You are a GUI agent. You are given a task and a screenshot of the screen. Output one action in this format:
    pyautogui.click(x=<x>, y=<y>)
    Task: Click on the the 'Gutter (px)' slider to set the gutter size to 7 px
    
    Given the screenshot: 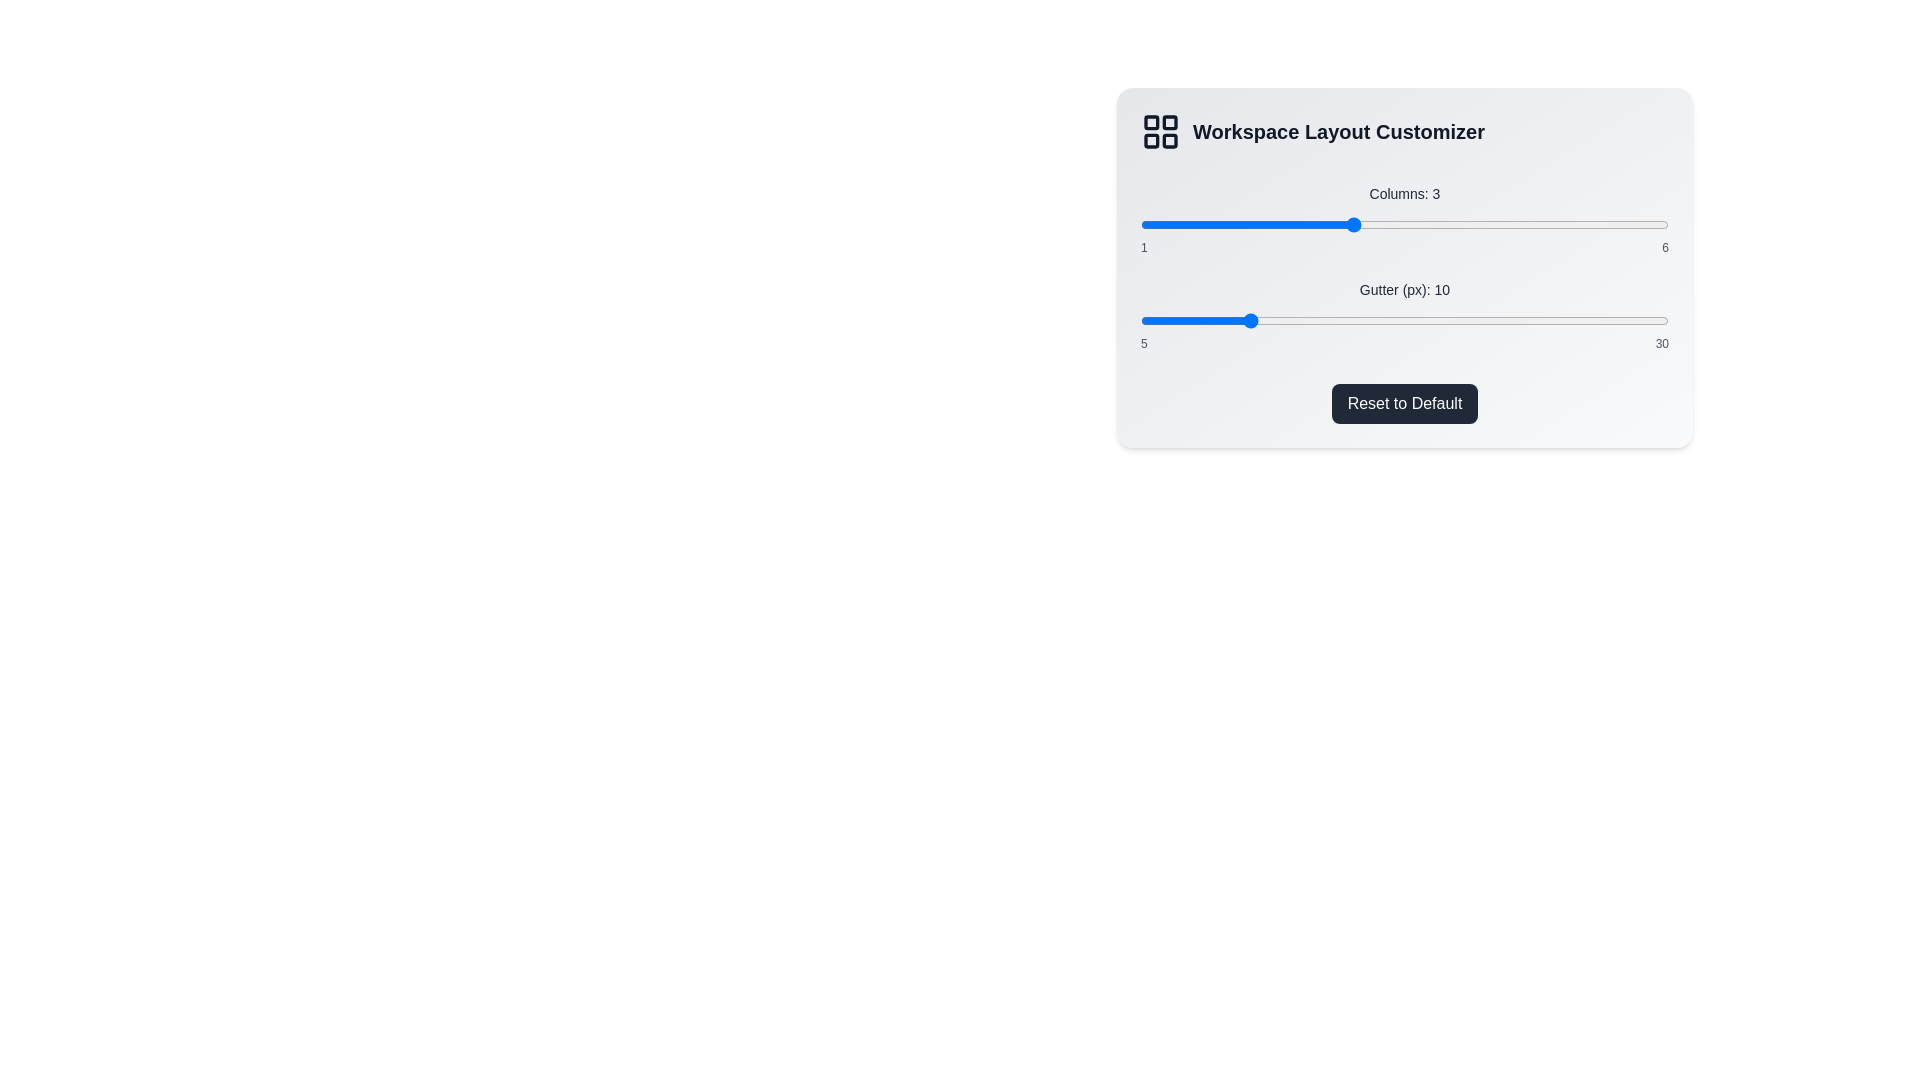 What is the action you would take?
    pyautogui.click(x=1183, y=319)
    